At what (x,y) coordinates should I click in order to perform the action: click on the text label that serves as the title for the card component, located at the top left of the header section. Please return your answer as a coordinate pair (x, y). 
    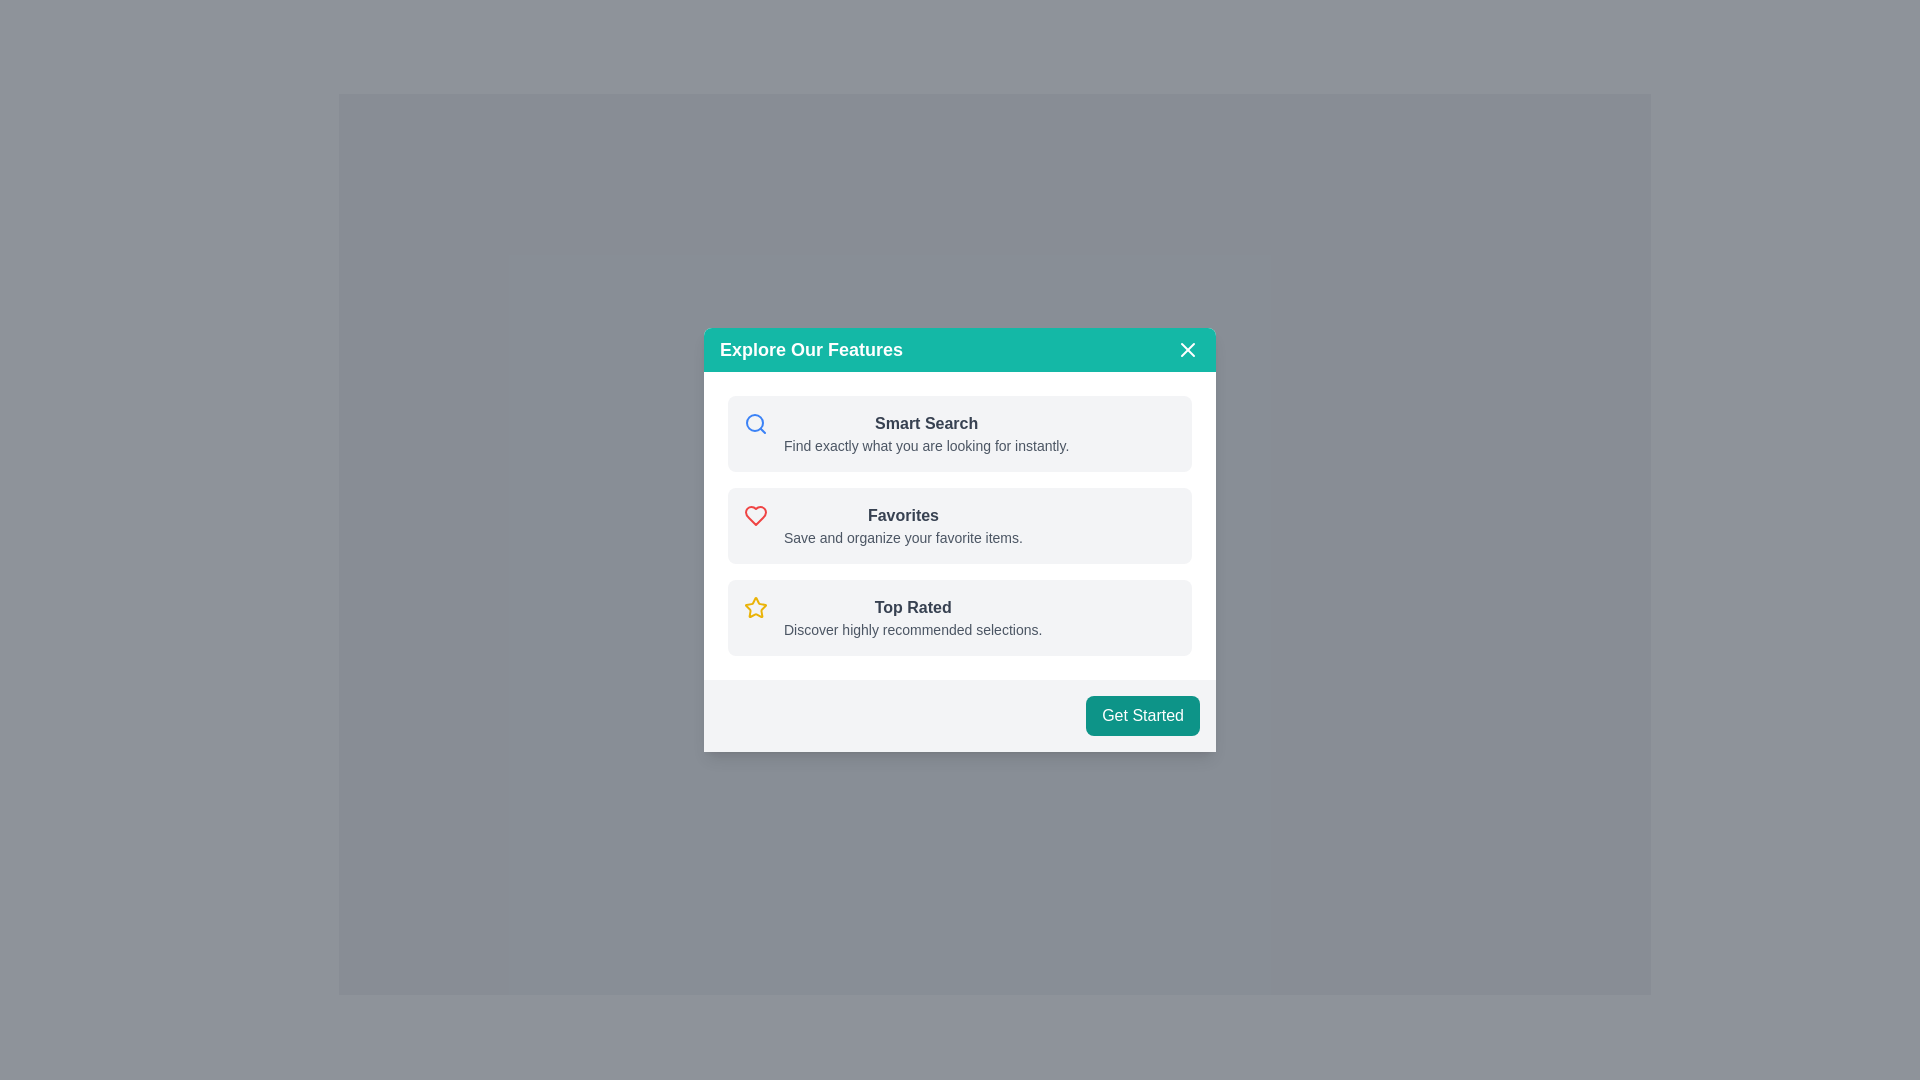
    Looking at the image, I should click on (811, 349).